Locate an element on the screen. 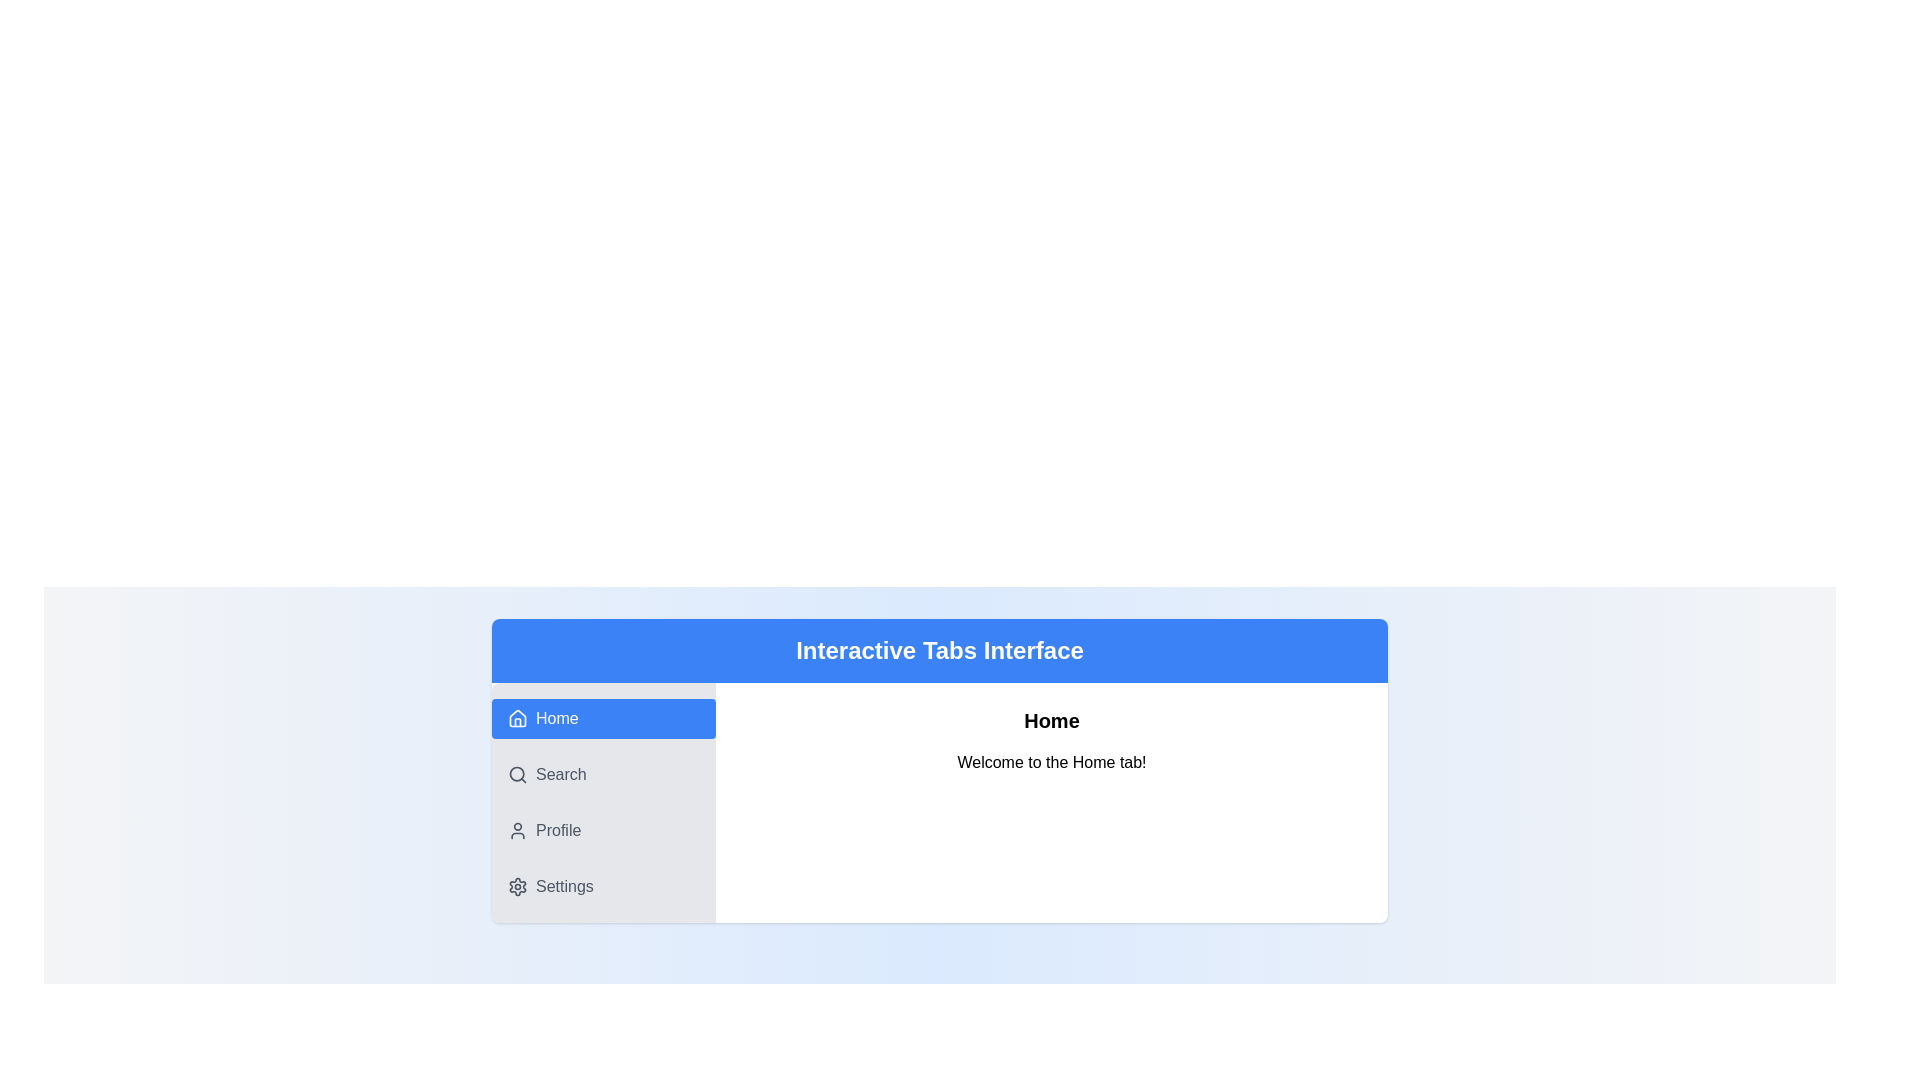 The image size is (1920, 1080). the Profile tab by clicking on its corresponding tab element is located at coordinates (603, 830).